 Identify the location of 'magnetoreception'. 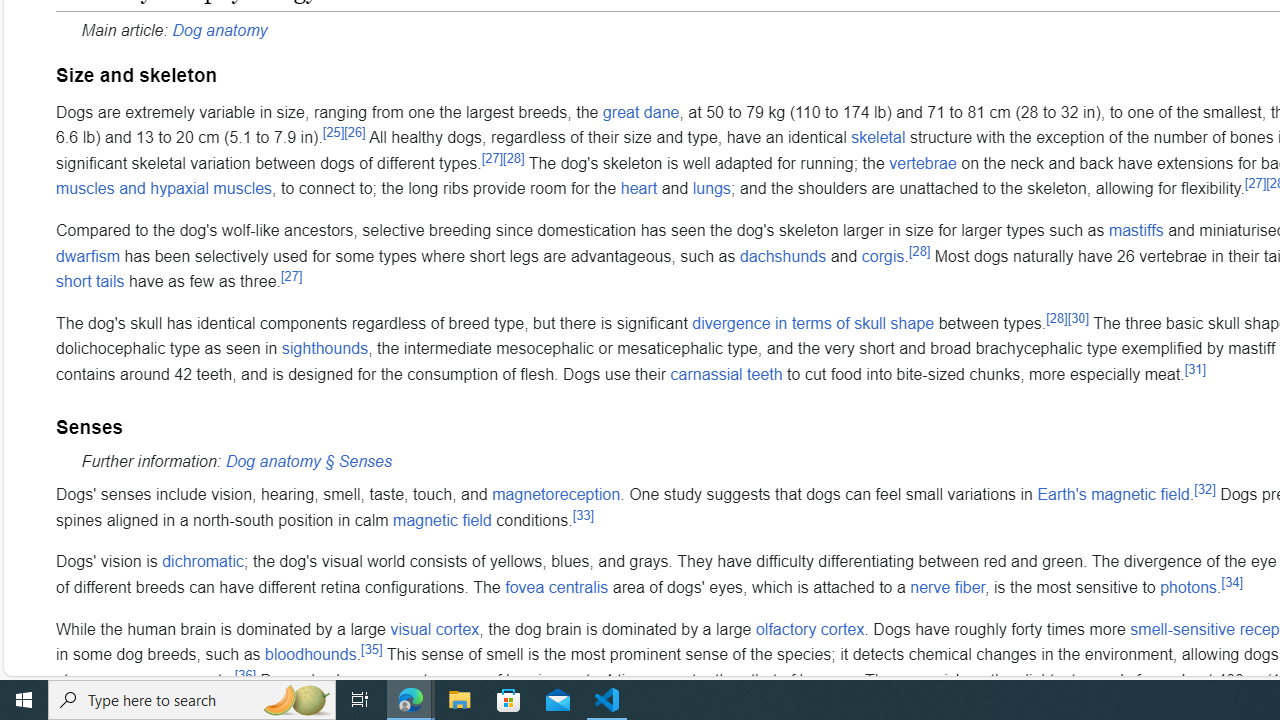
(556, 495).